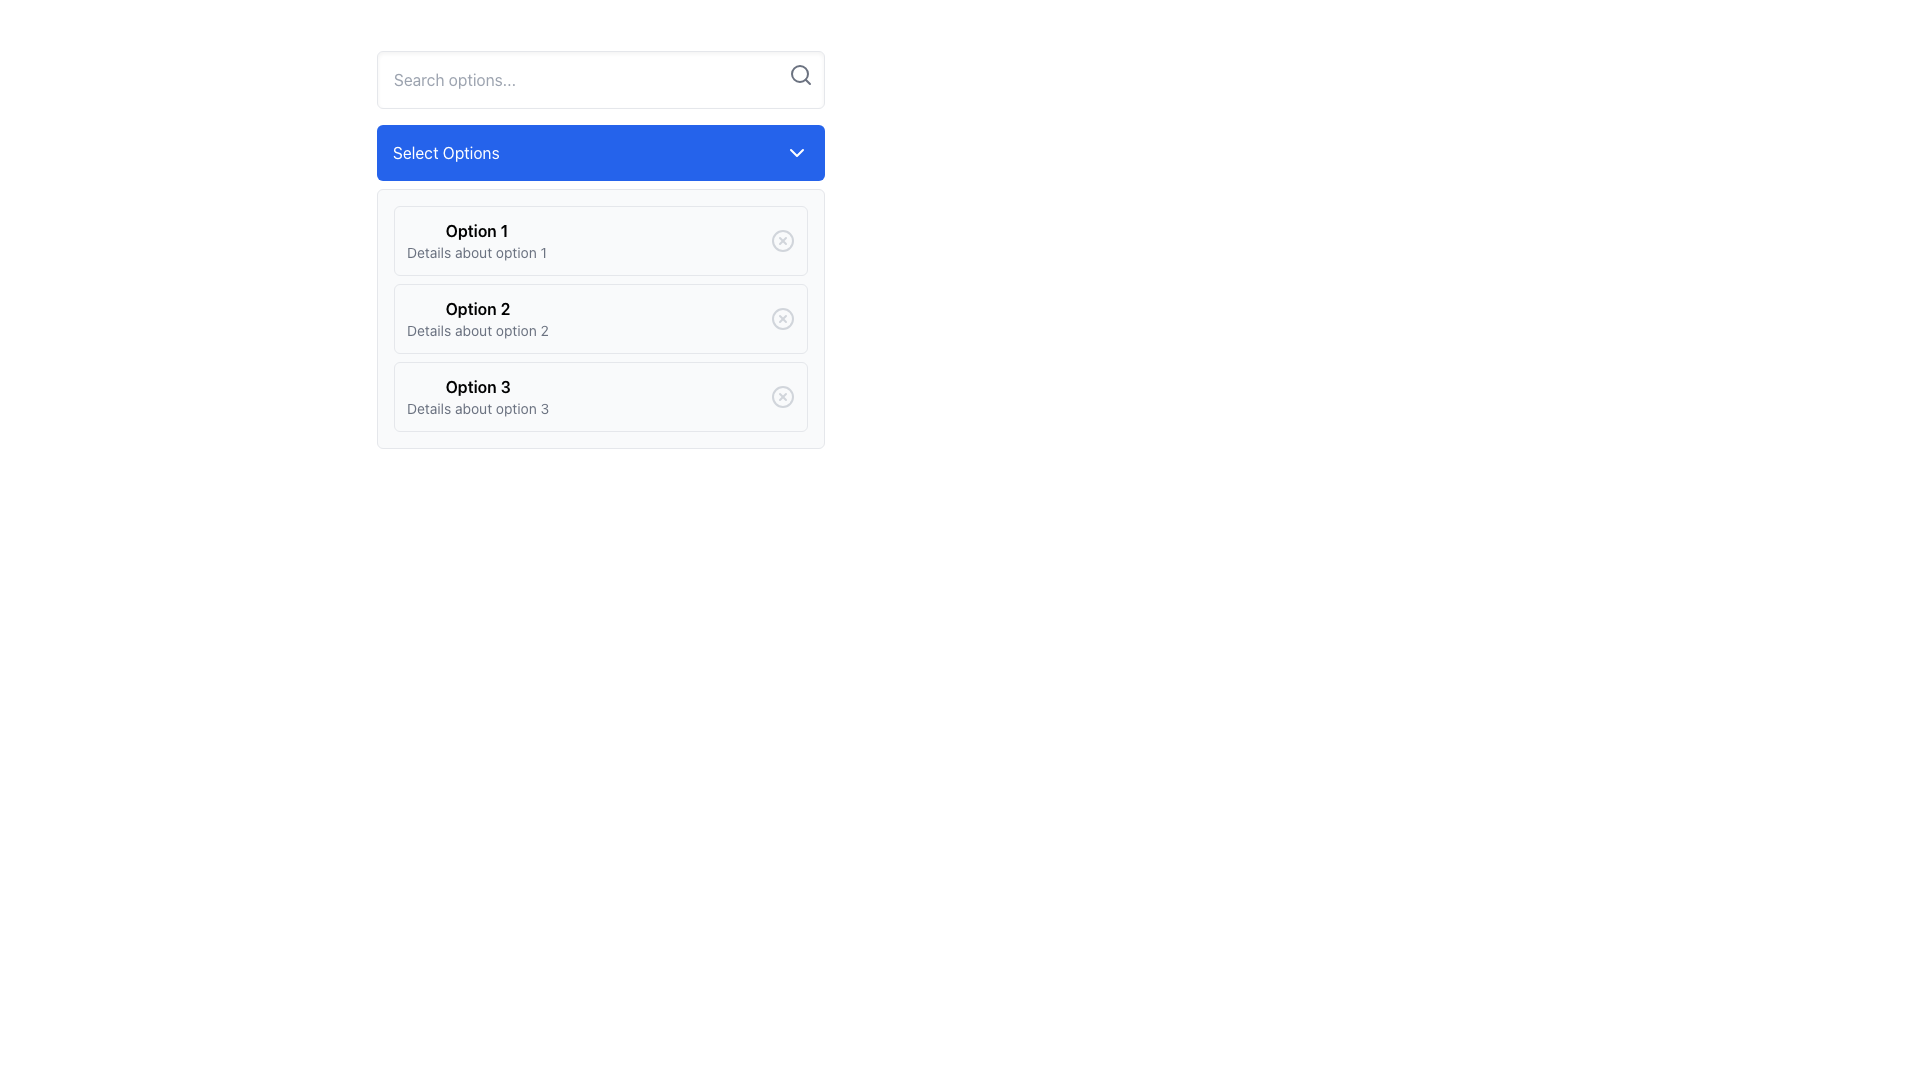 Image resolution: width=1920 pixels, height=1080 pixels. I want to click on the Decorative Icon located next to the 'Details about option 2' text in the 'Option 2' block, which is a circular icon with a light gray border, so click(781, 318).